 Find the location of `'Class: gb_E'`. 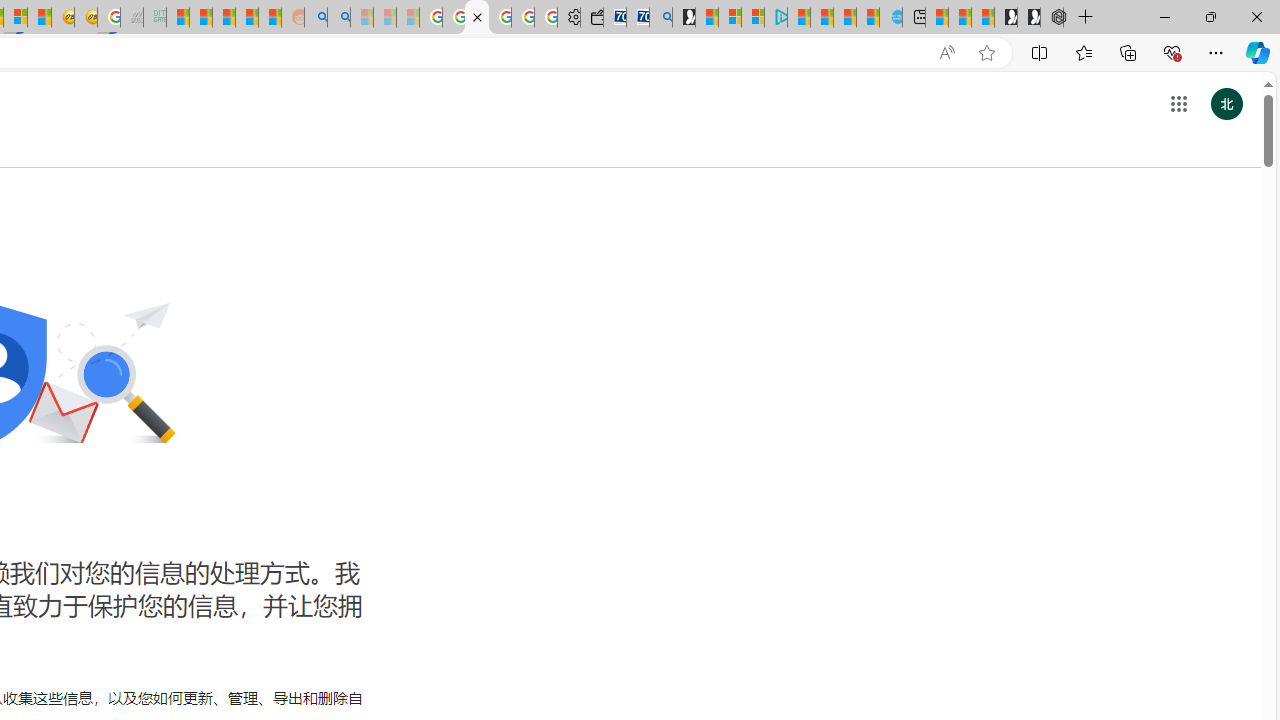

'Class: gb_E' is located at coordinates (1178, 104).